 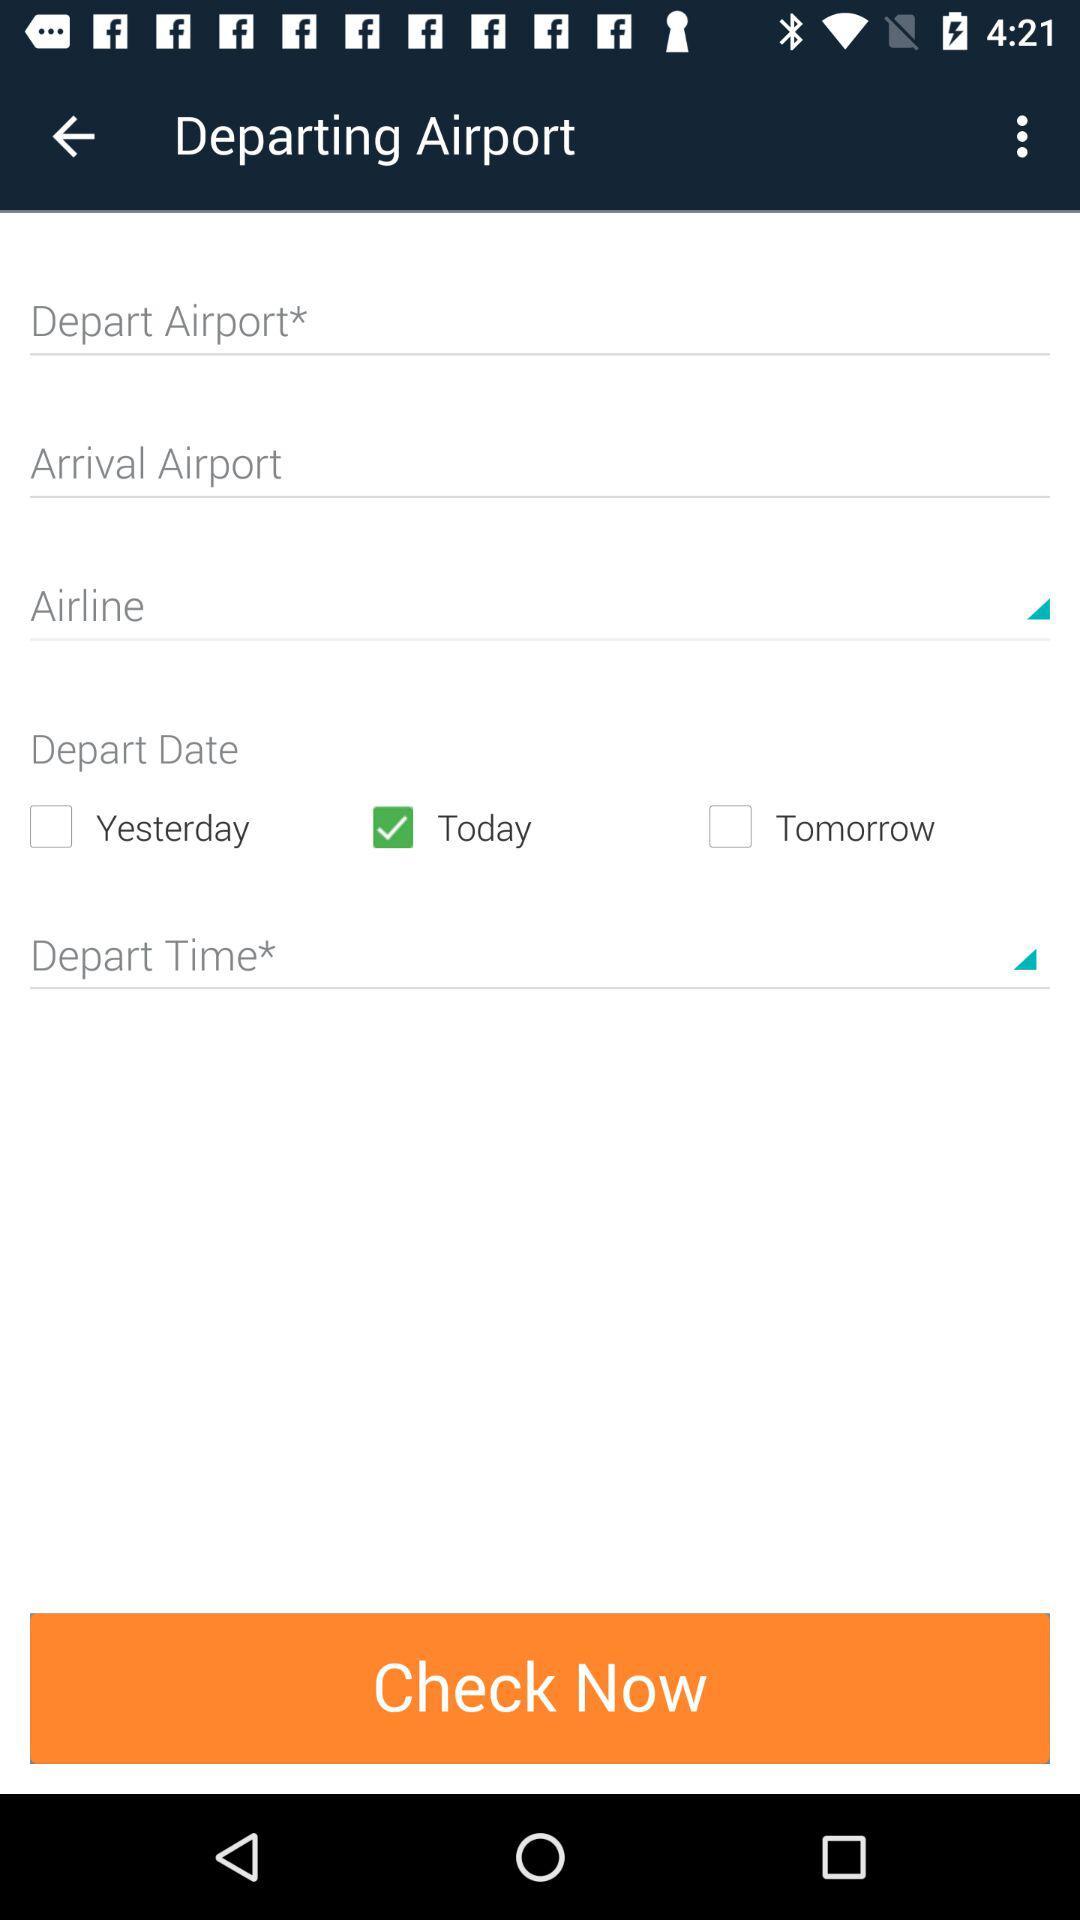 I want to click on the icon to the right of the today icon, so click(x=878, y=826).